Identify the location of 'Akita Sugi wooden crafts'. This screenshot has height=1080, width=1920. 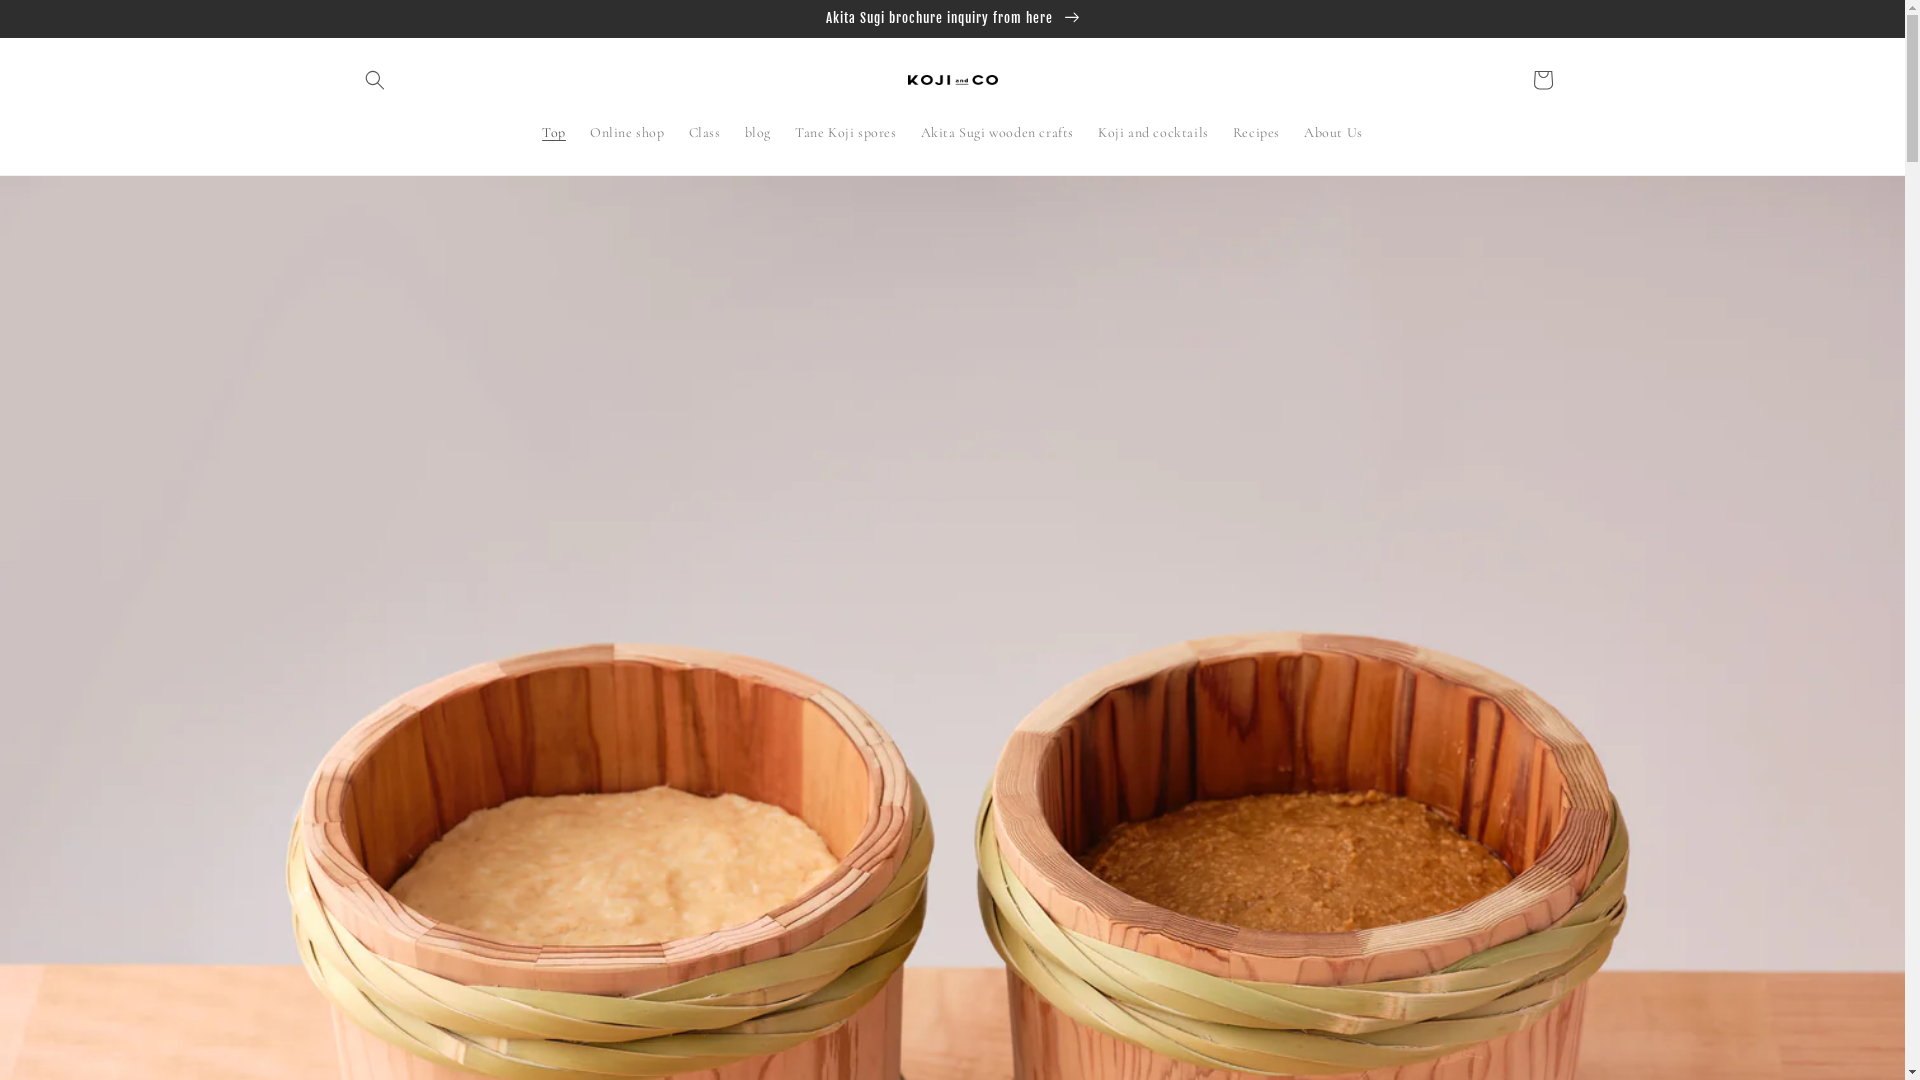
(997, 132).